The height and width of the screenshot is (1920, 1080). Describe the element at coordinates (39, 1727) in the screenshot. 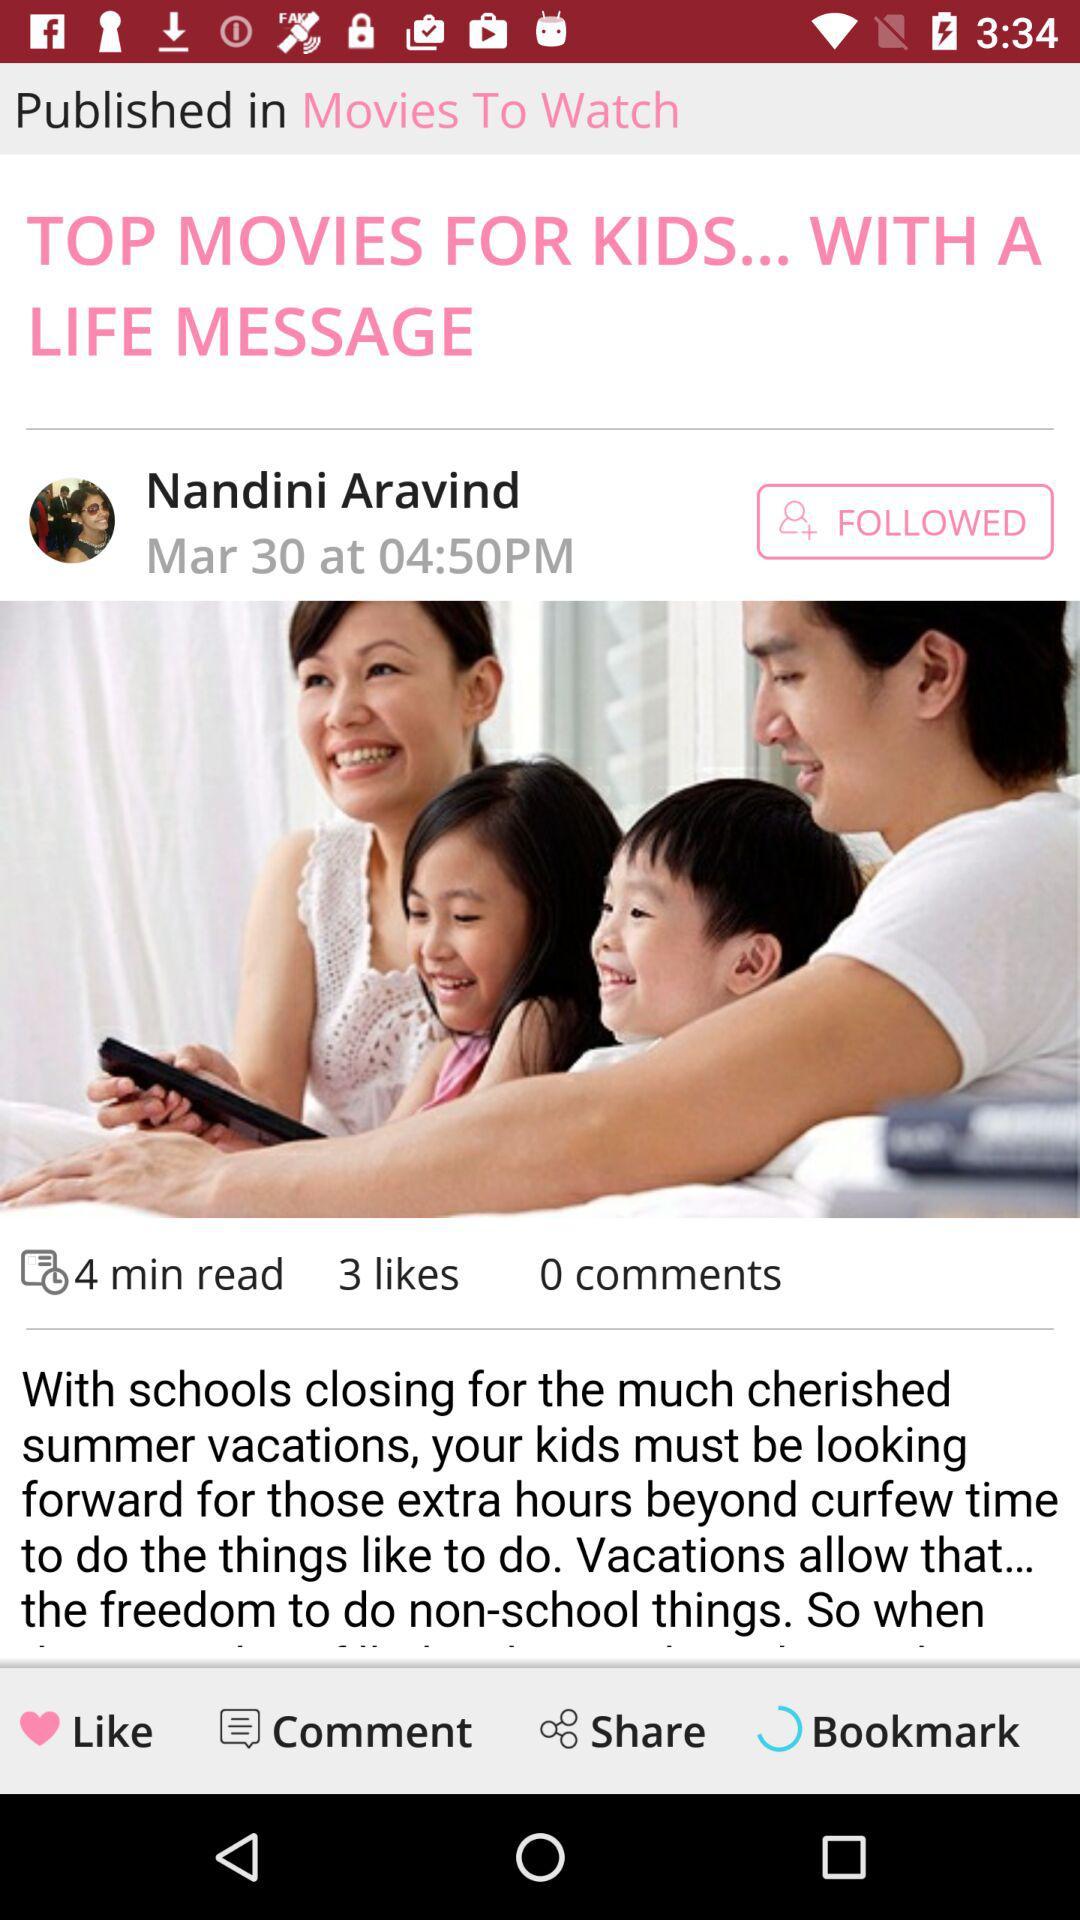

I see `like button` at that location.